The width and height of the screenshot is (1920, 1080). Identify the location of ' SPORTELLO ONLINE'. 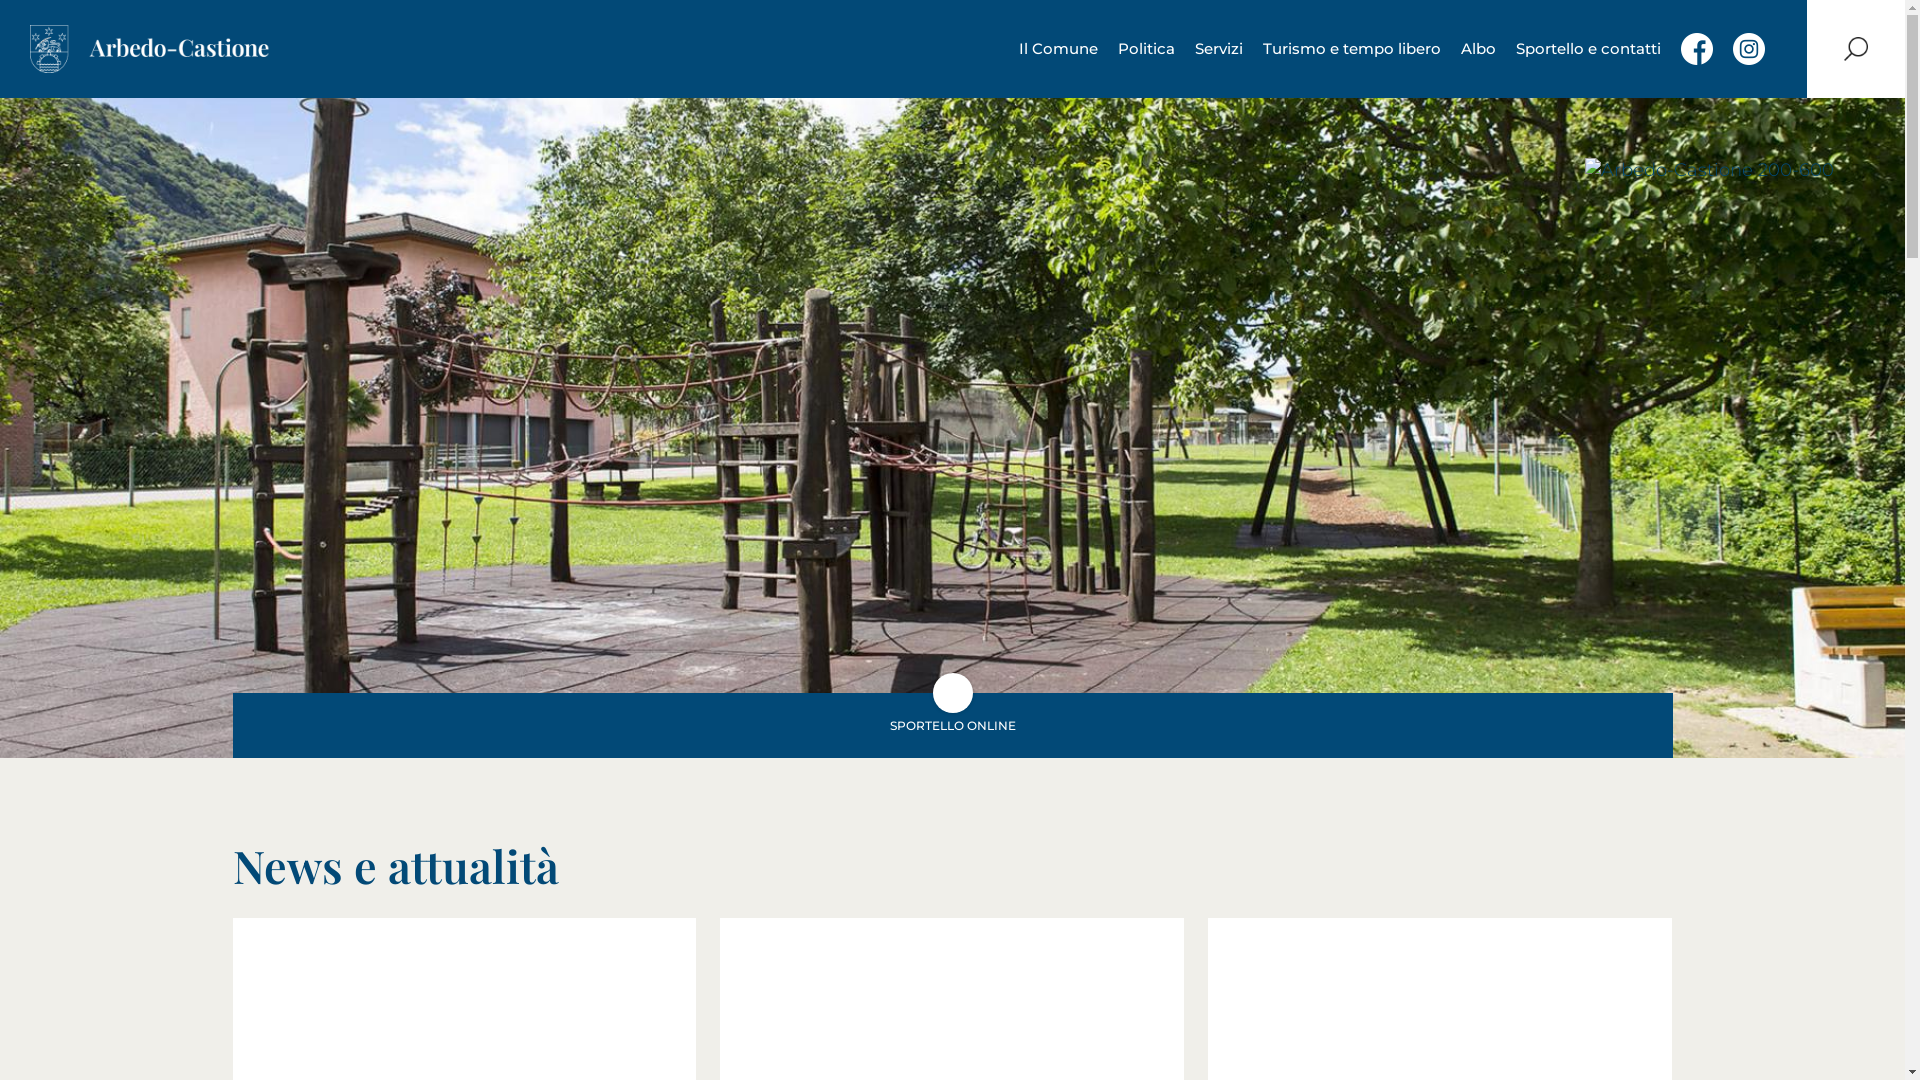
(950, 725).